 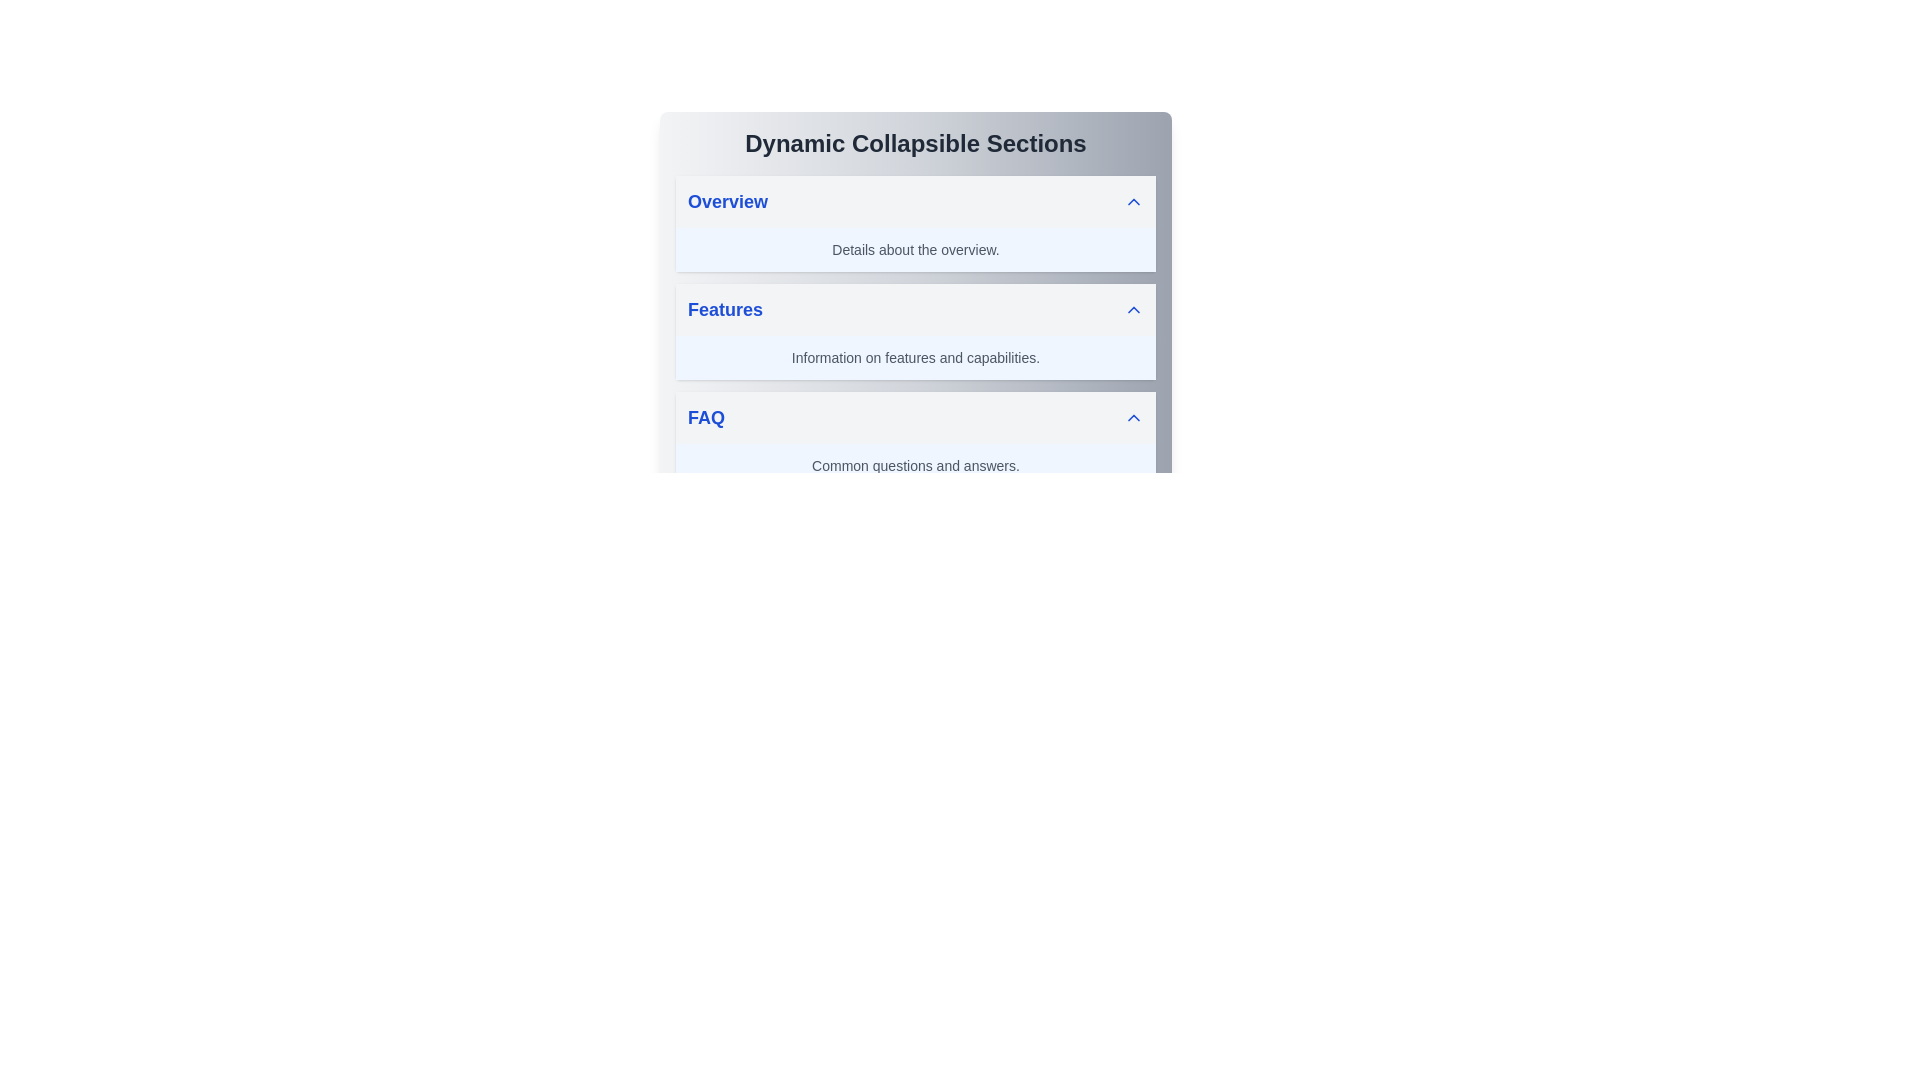 What do you see at coordinates (727, 201) in the screenshot?
I see `the static text label displaying the word 'Overview' in a bold blue font, located on the left side of the top collapsible section header` at bounding box center [727, 201].